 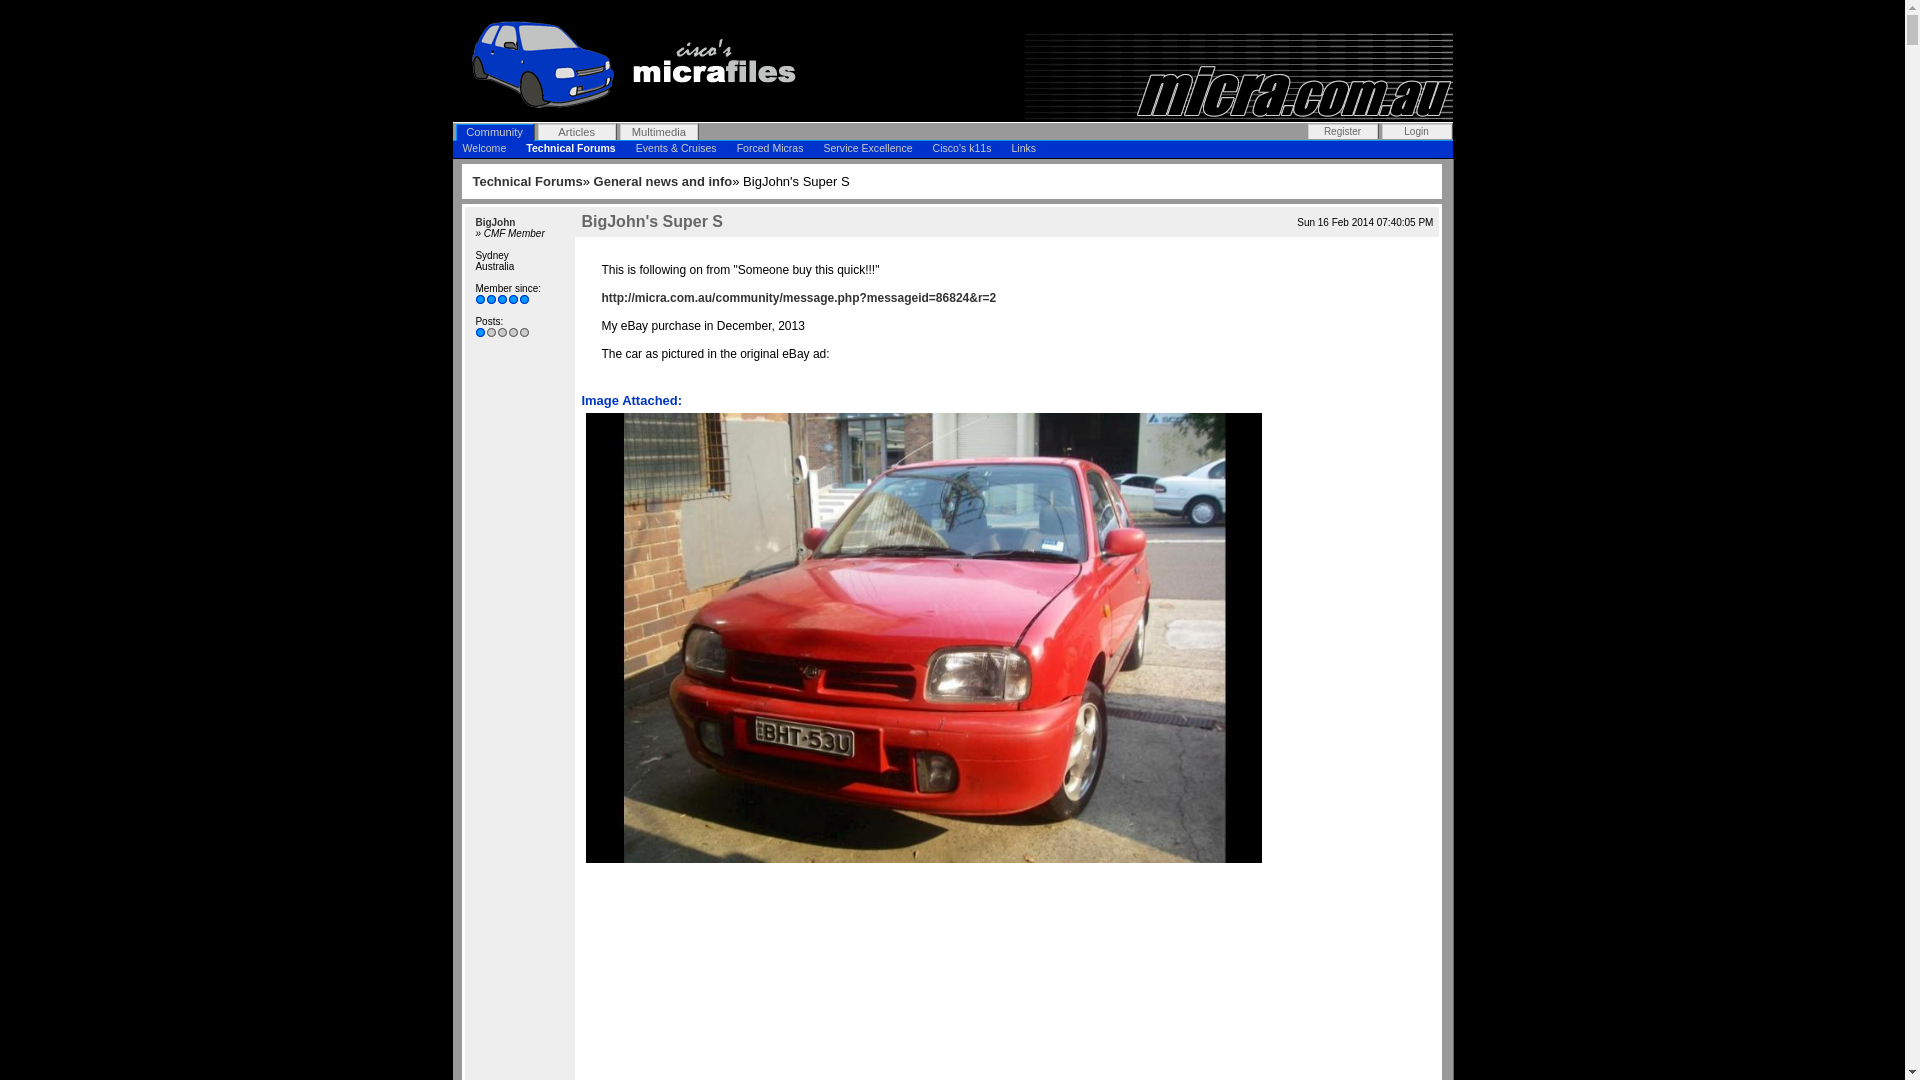 I want to click on 'General news and info', so click(x=593, y=181).